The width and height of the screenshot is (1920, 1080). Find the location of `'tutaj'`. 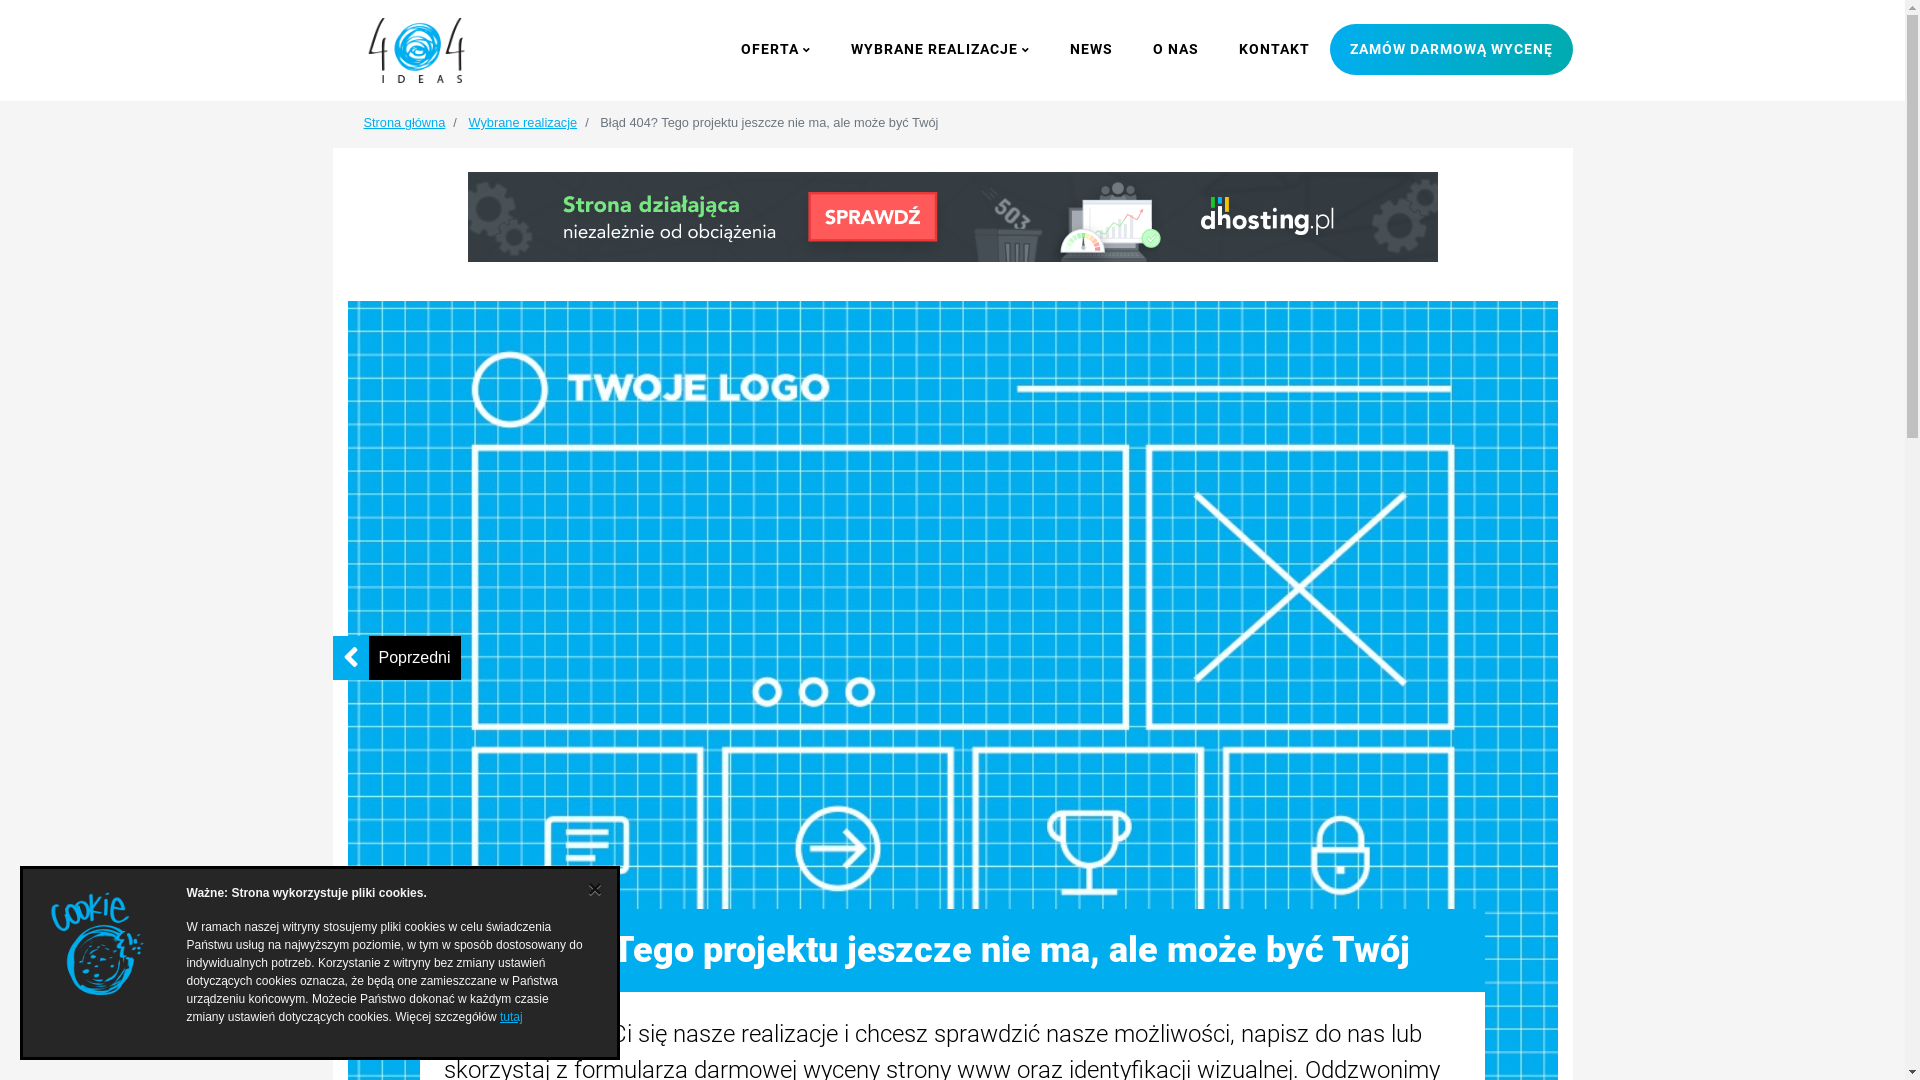

'tutaj' is located at coordinates (511, 1017).